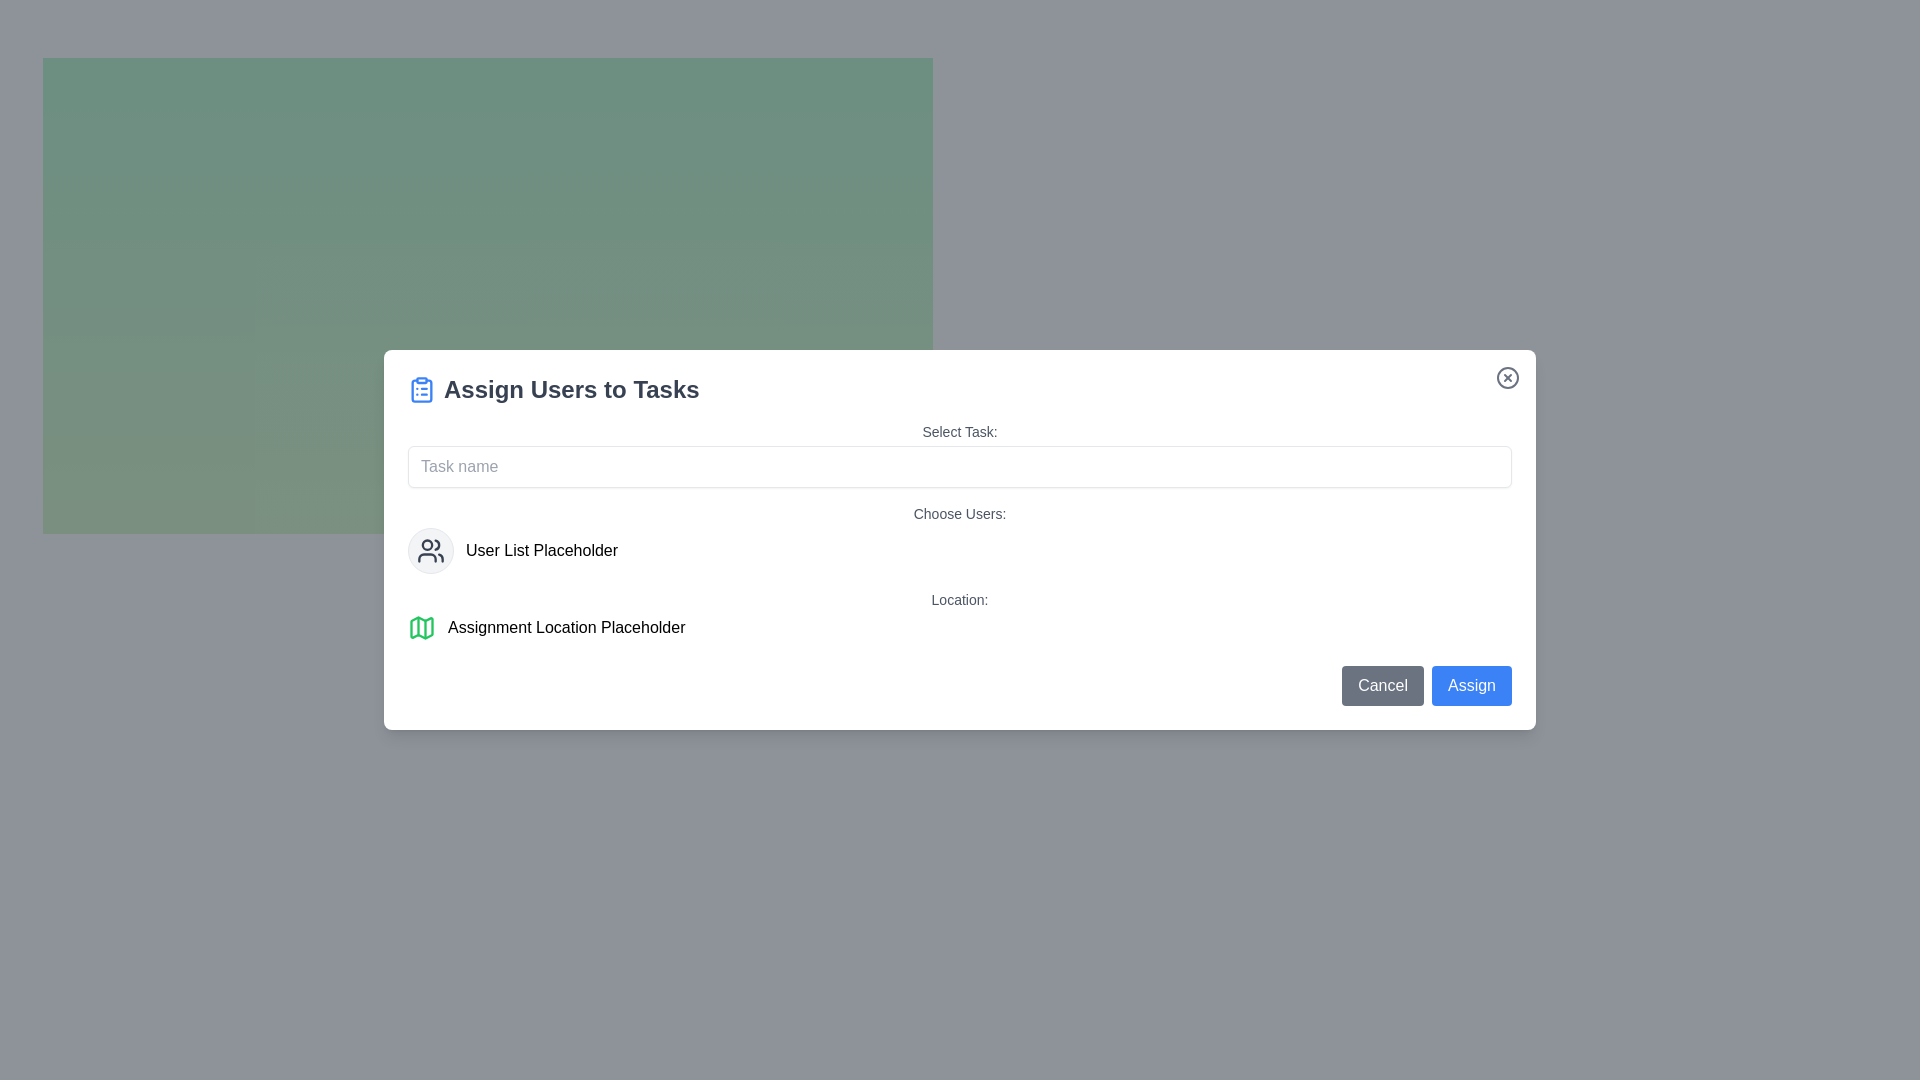 Image resolution: width=1920 pixels, height=1080 pixels. Describe the element at coordinates (421, 627) in the screenshot. I see `the green map-like icon with a fold-like appearance, located in the 'Assignment Location Placeholder' section below the 'User List Placeholder'` at that location.